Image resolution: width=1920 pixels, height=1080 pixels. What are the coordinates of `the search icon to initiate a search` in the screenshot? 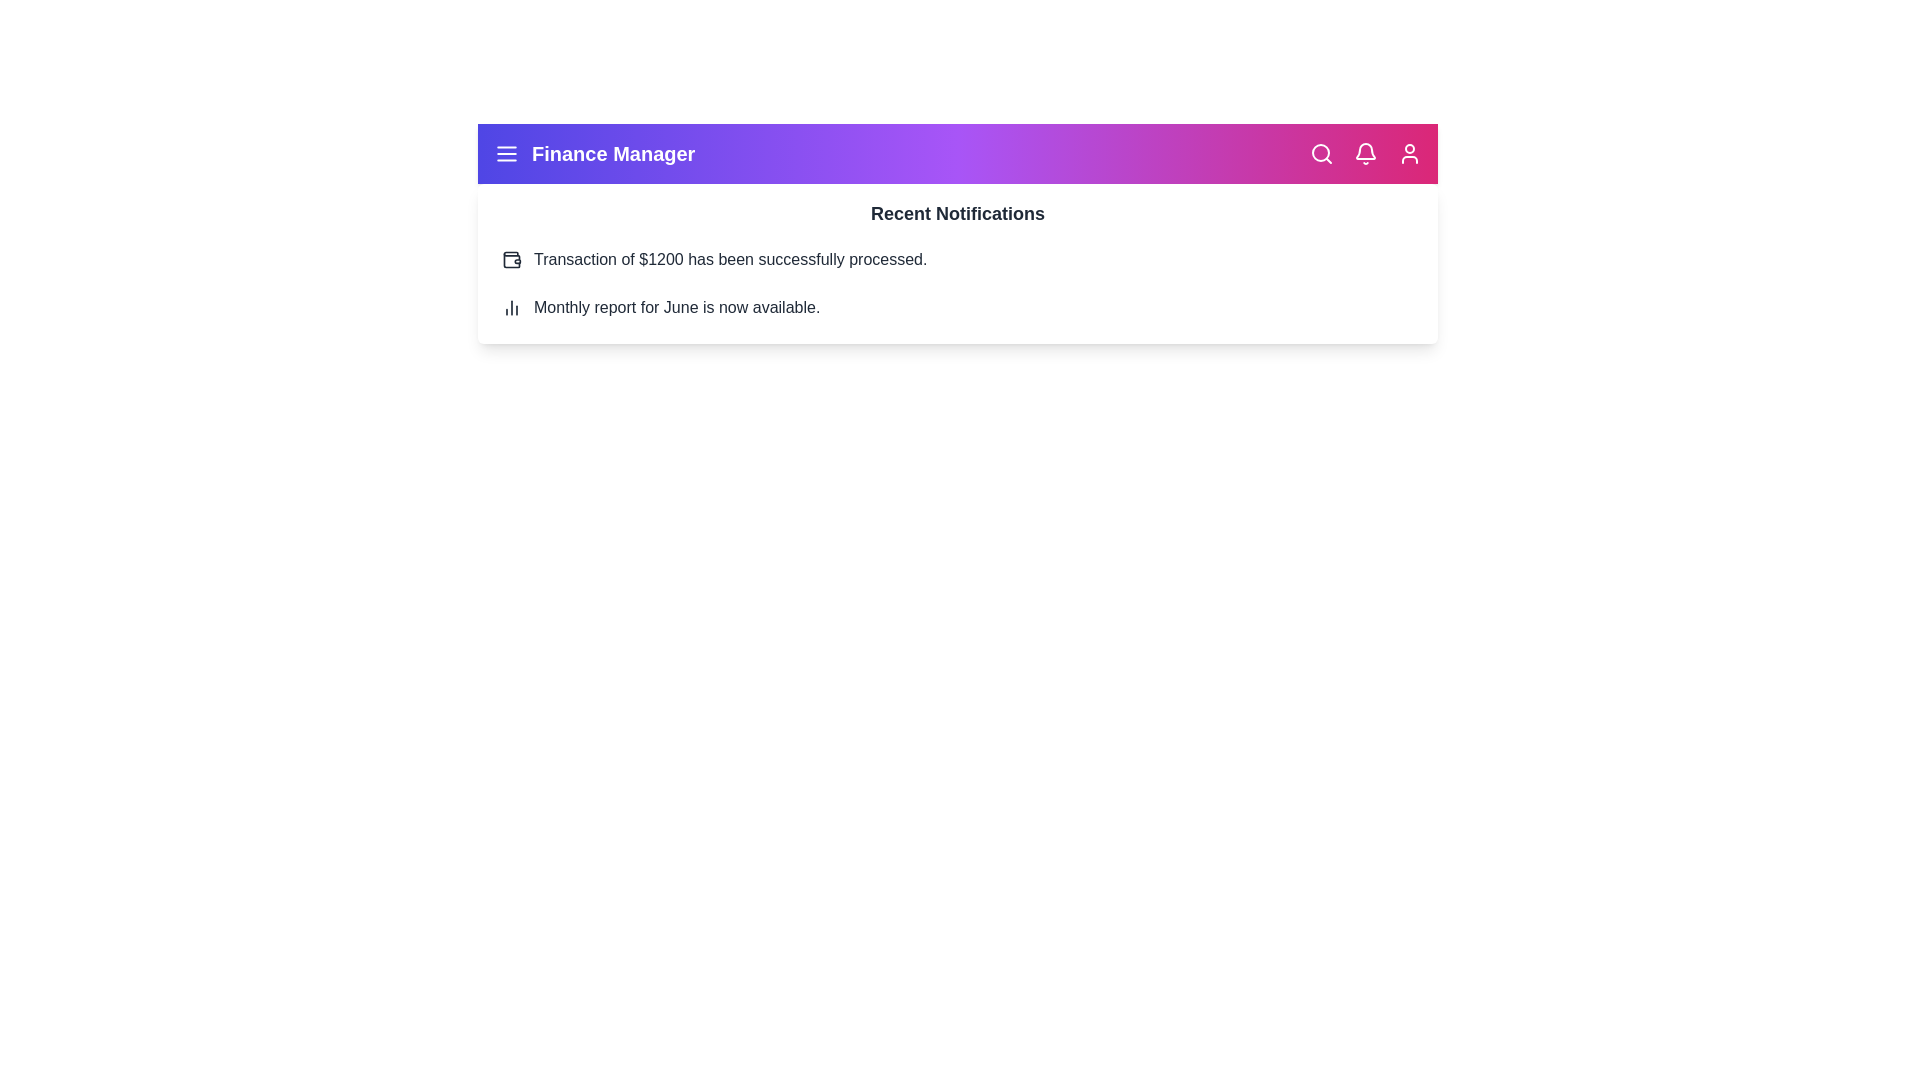 It's located at (1321, 153).